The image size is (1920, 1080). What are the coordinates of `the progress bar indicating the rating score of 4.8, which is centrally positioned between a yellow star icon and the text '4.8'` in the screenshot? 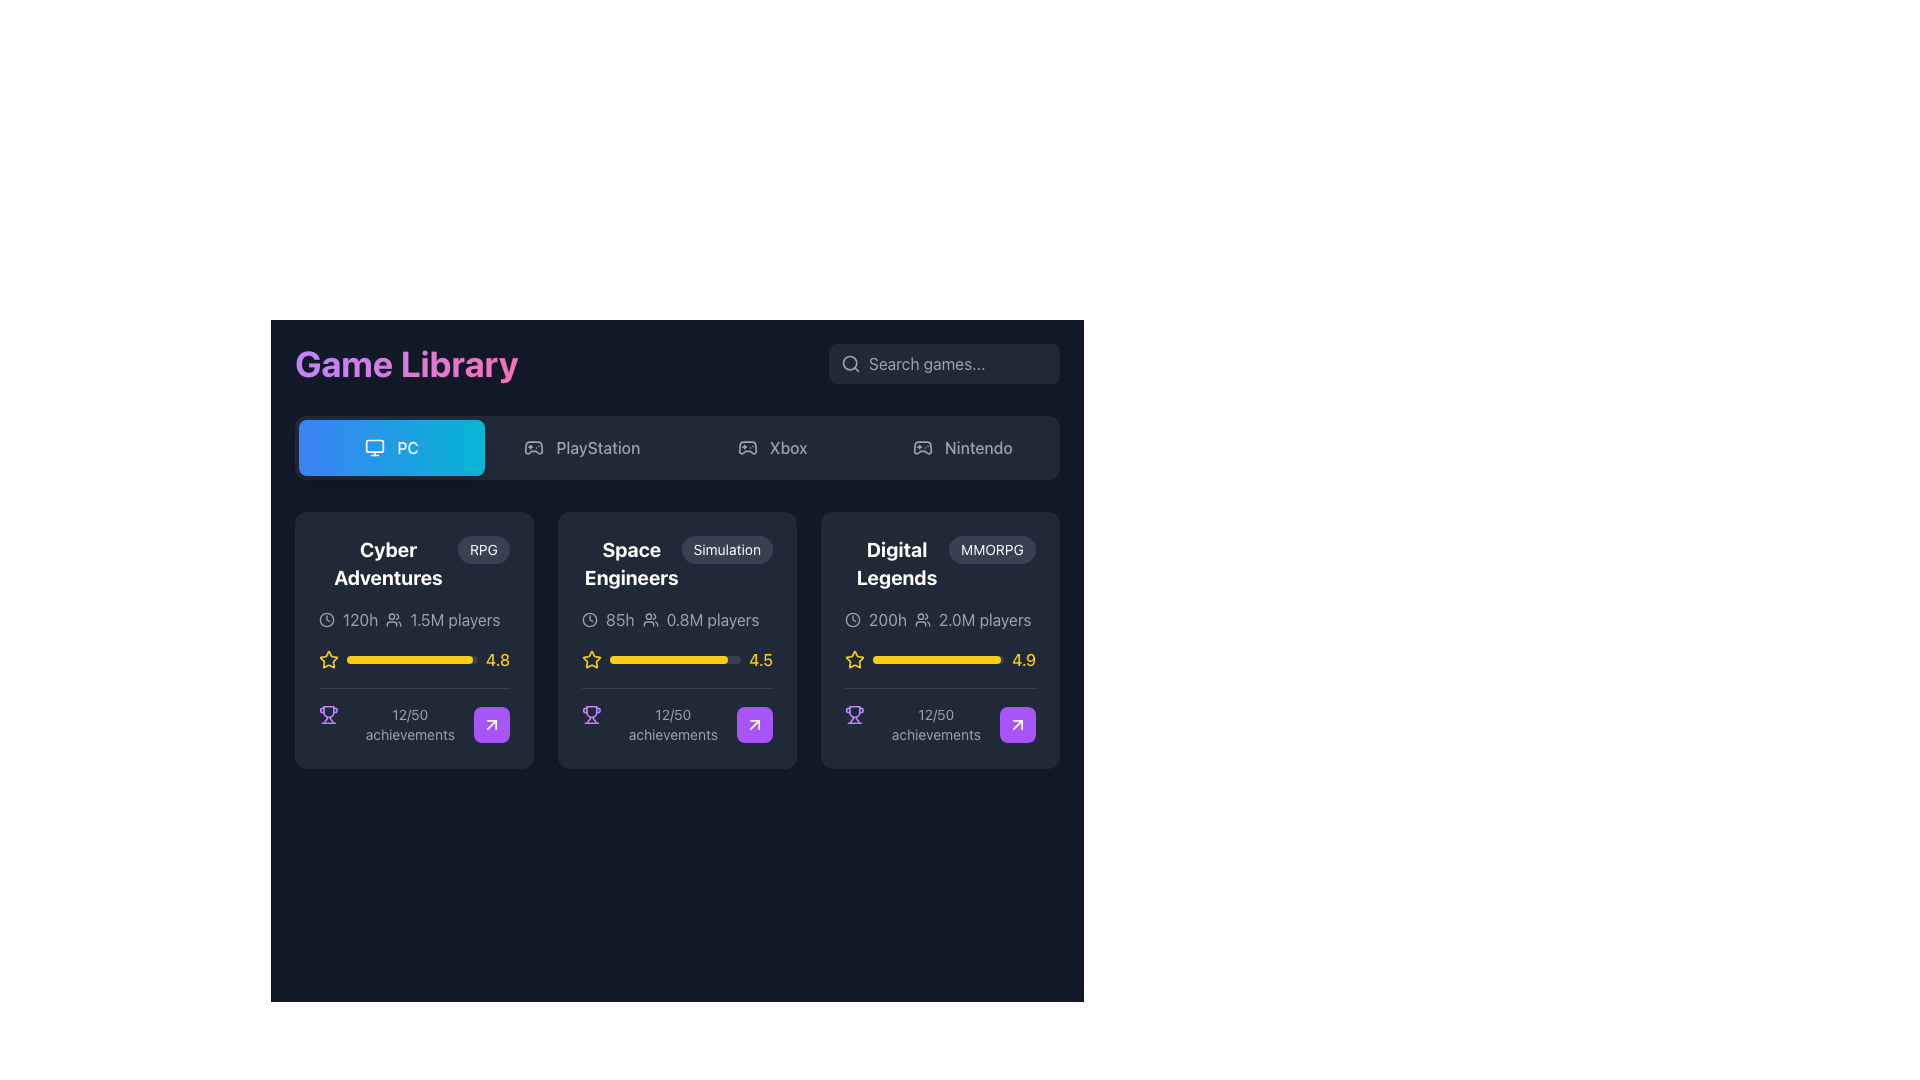 It's located at (411, 659).